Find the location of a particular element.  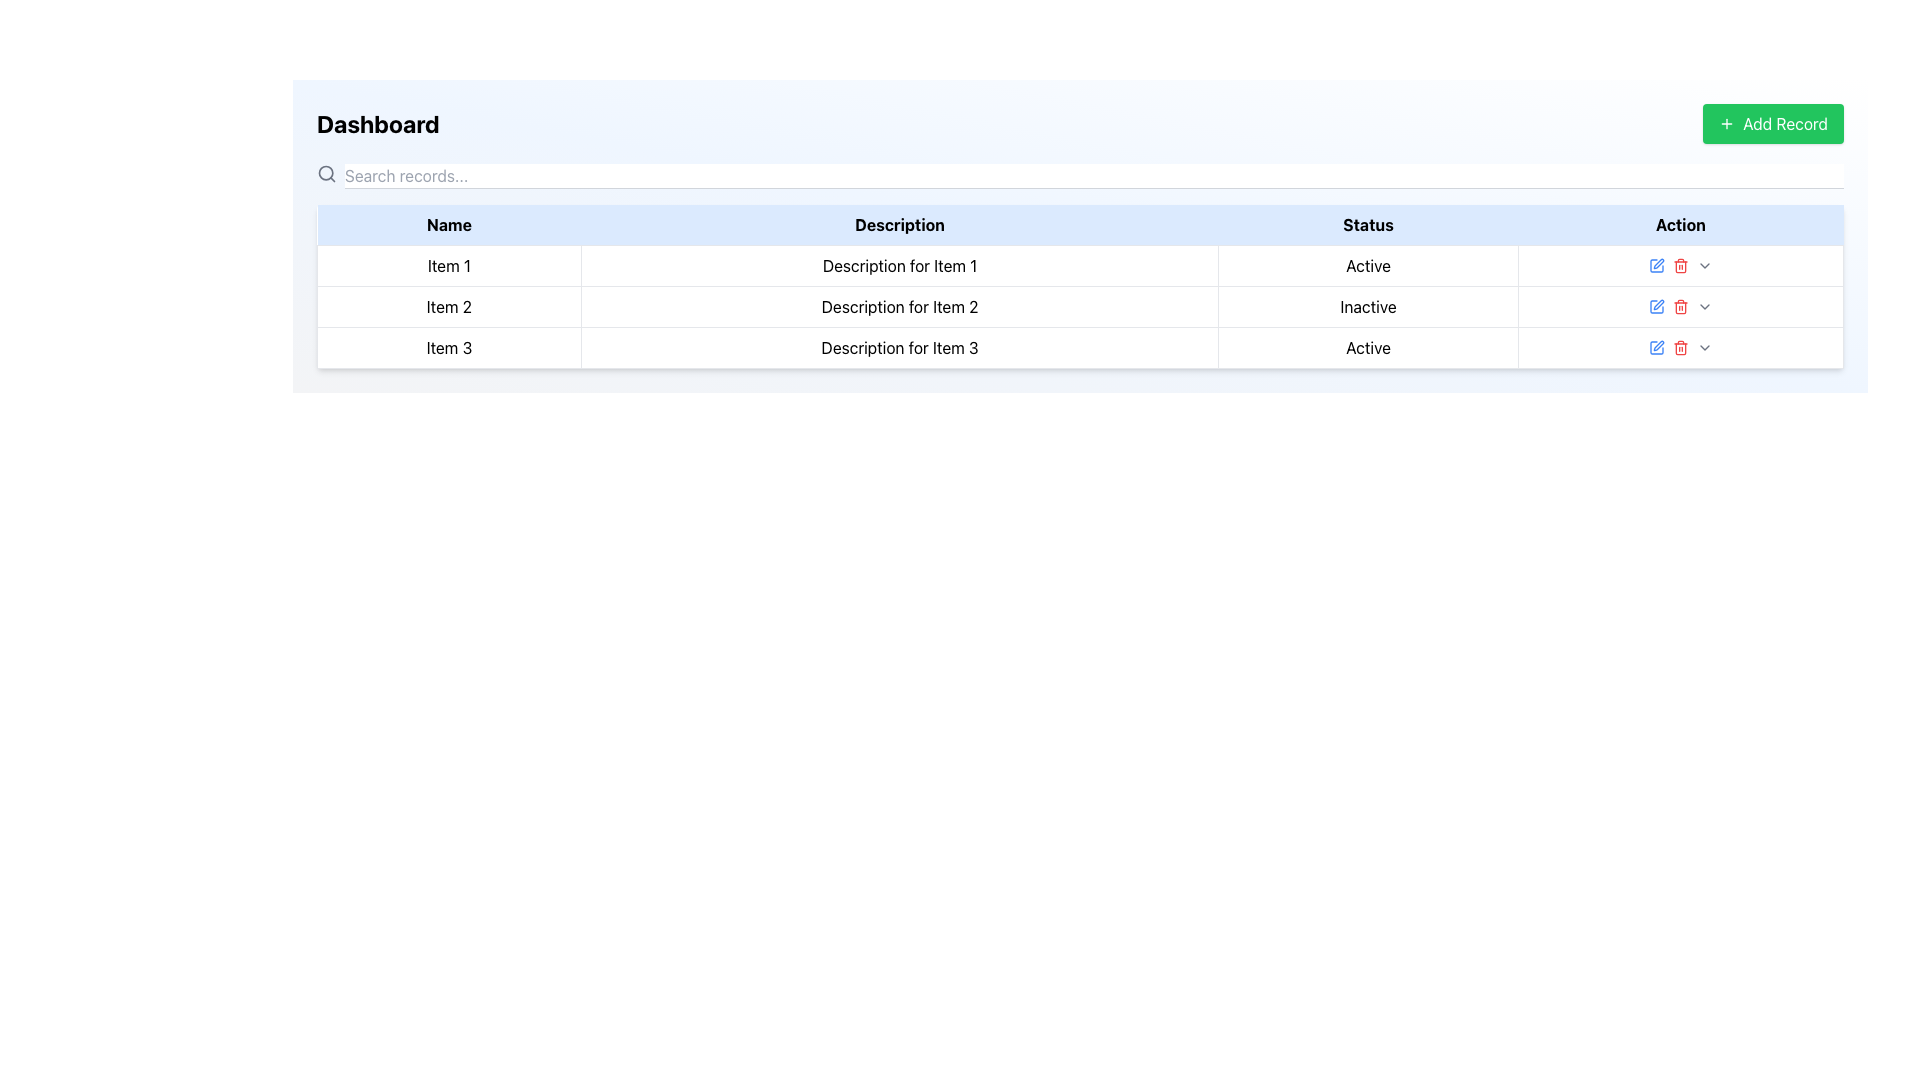

the static text display in the first row of the table under the 'Status' column, which represents the status of 'Item 1' is located at coordinates (1367, 265).